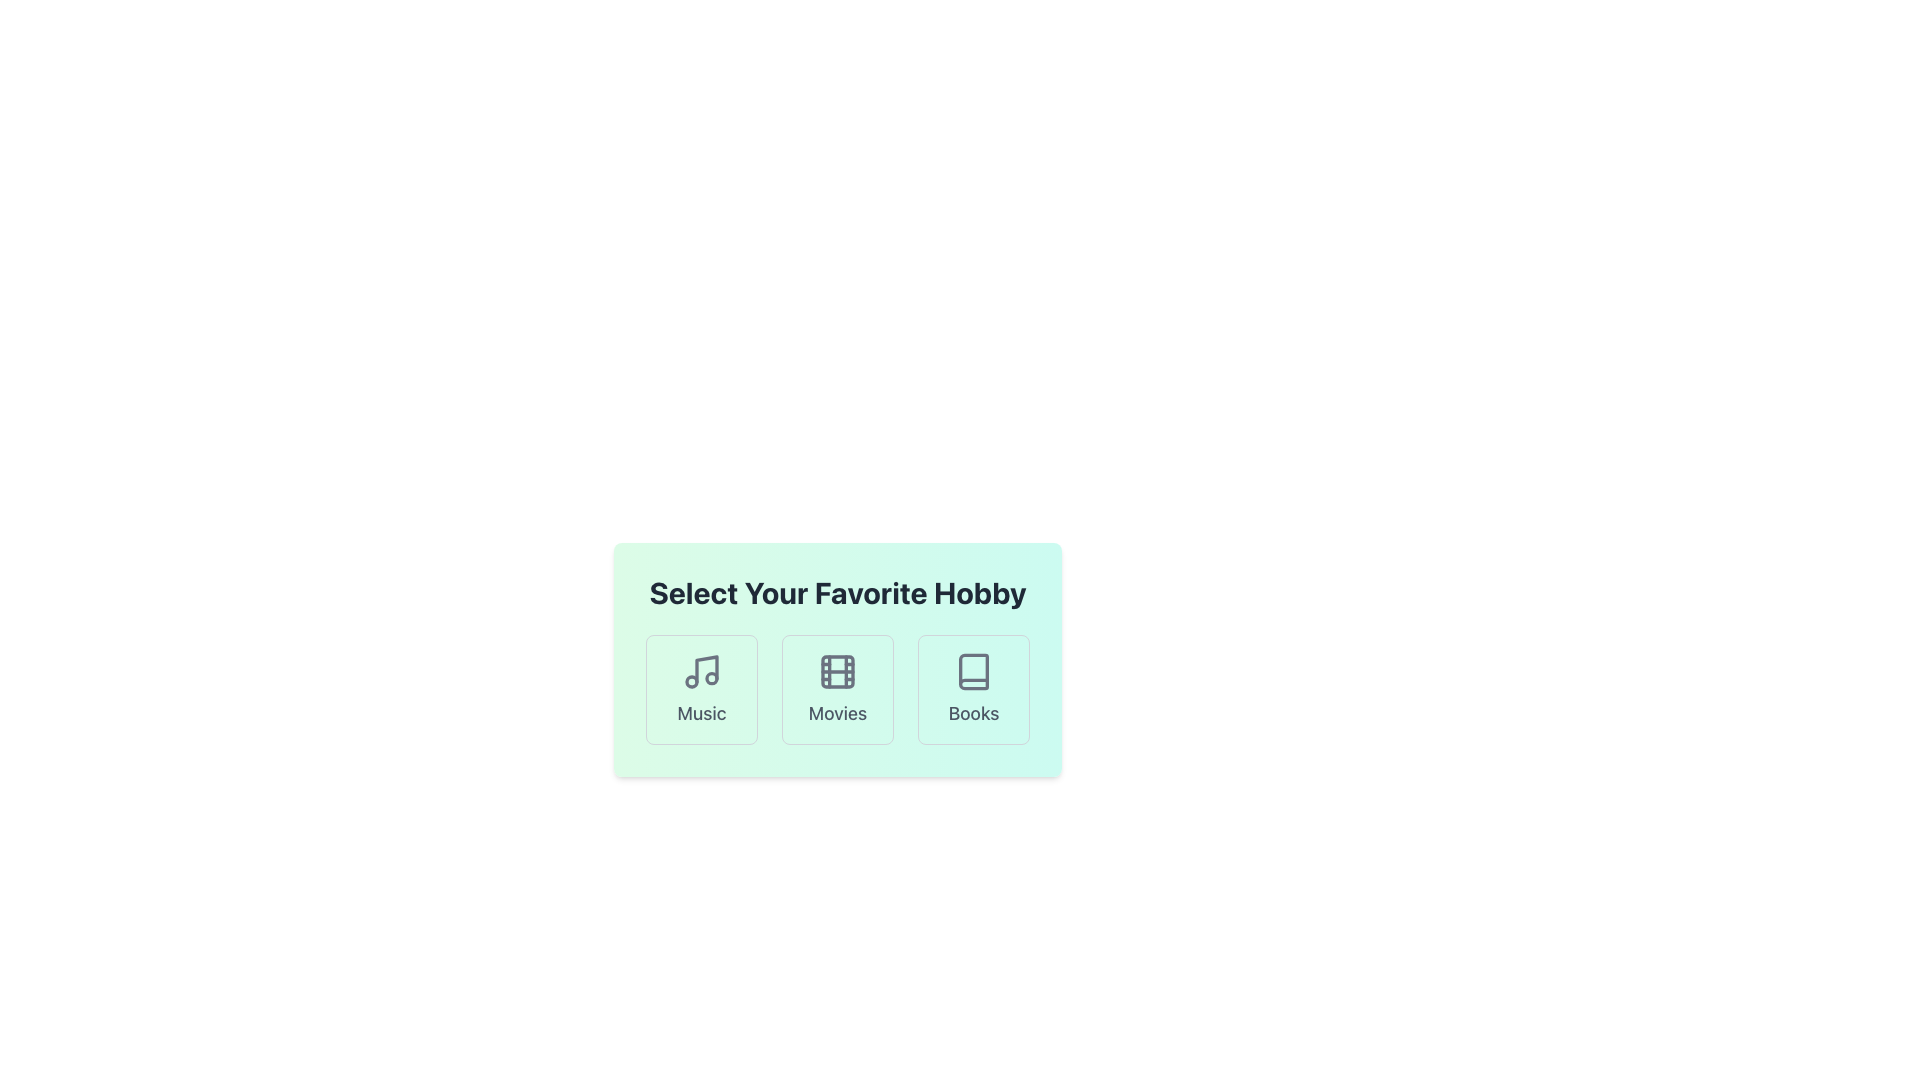 The image size is (1920, 1080). Describe the element at coordinates (838, 659) in the screenshot. I see `the central option of the selection panel titled 'Select Your Favorite Hobby'` at that location.